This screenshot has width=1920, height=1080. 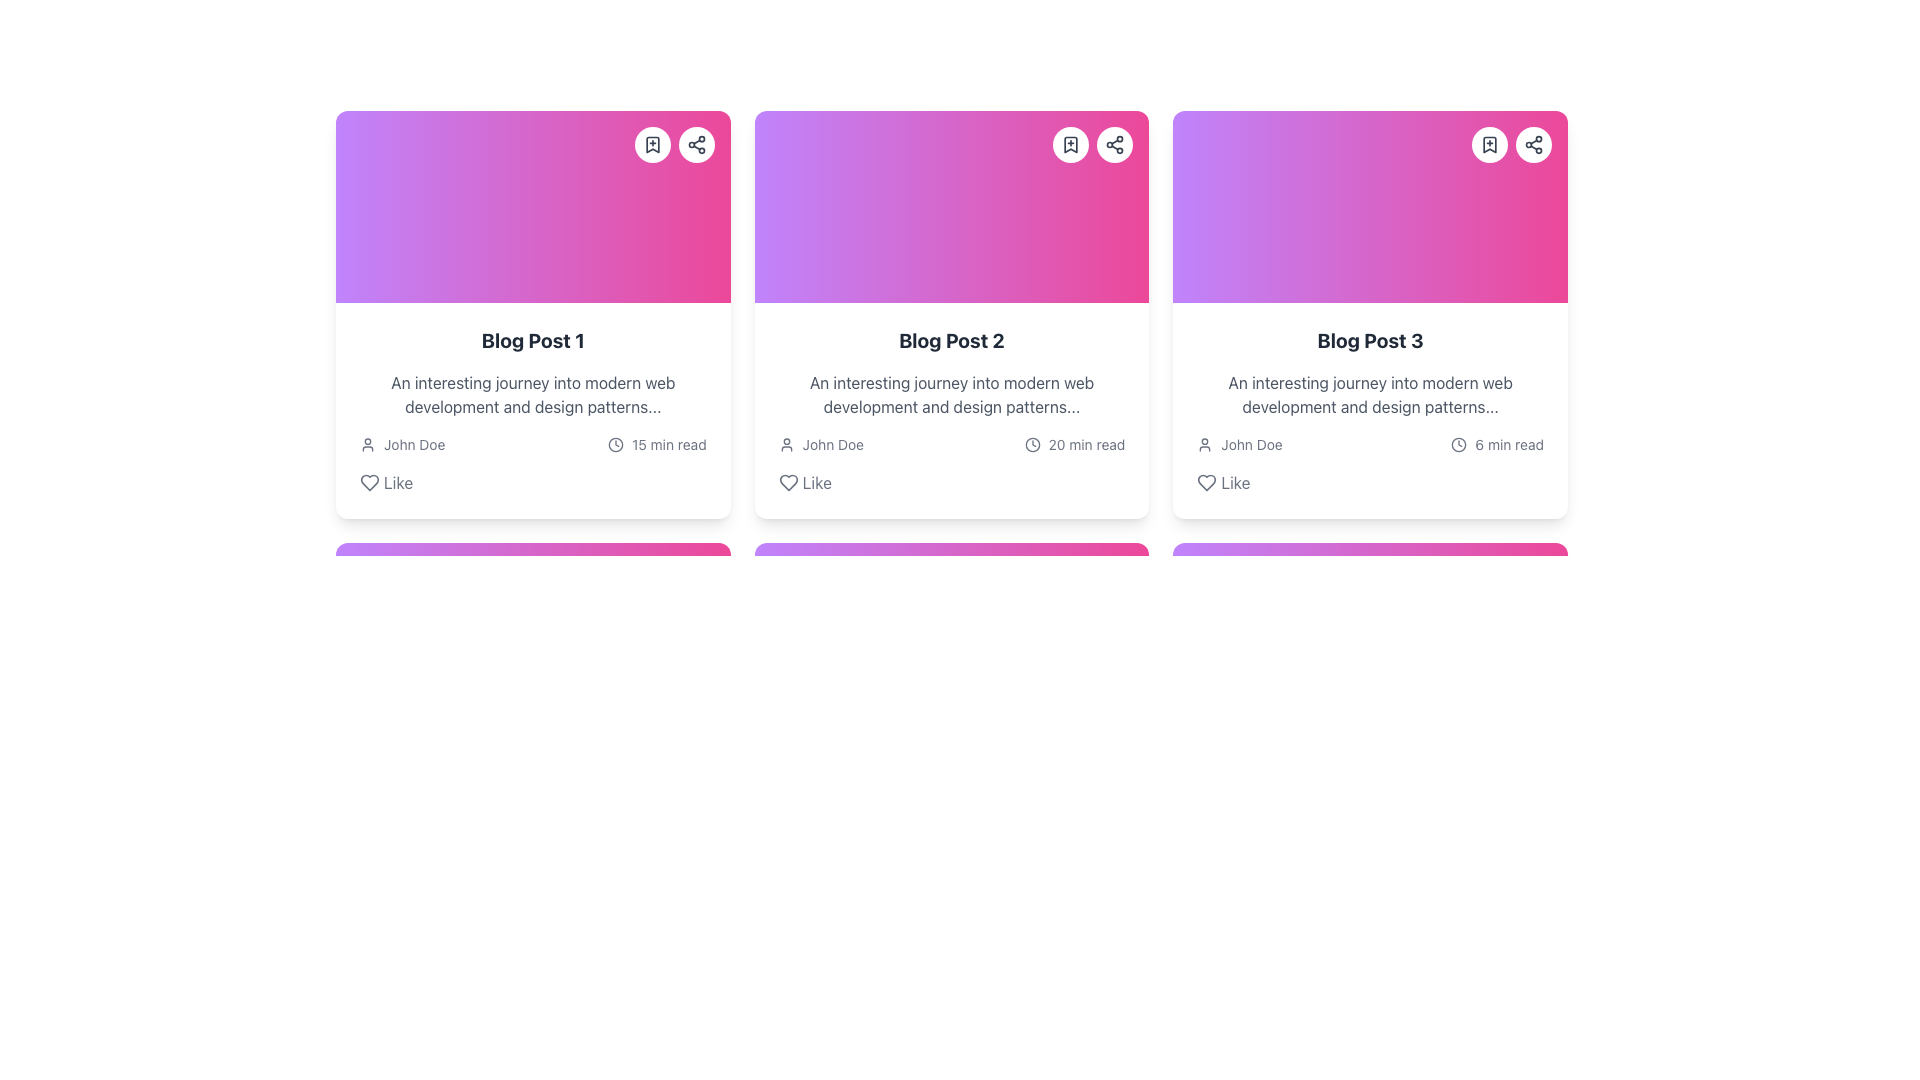 I want to click on the 'Like' text label element located at the bottom-left area of the first content card labeled as 'Blog Post 1', which is displayed in gray font and positioned immediately to the right of a heart icon, so click(x=398, y=482).